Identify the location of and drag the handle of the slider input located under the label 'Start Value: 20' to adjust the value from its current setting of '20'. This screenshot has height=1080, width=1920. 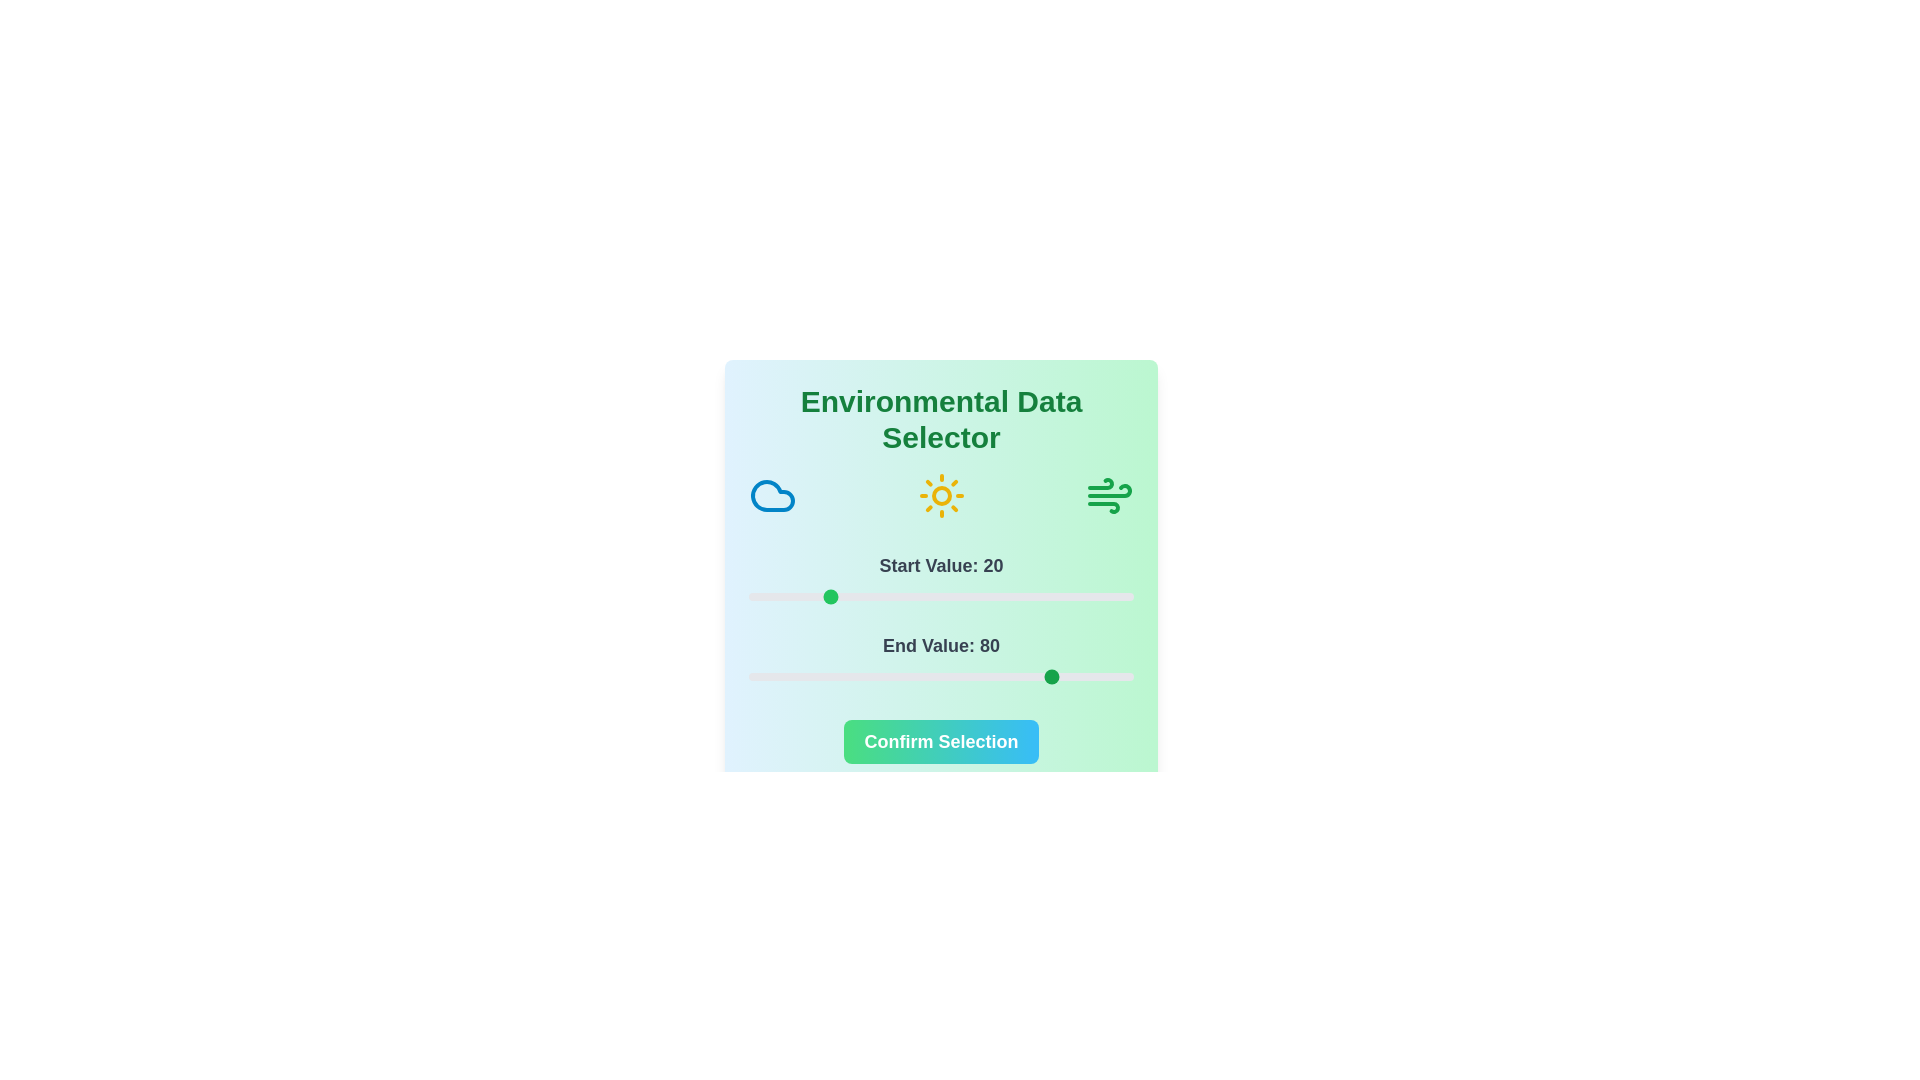
(940, 596).